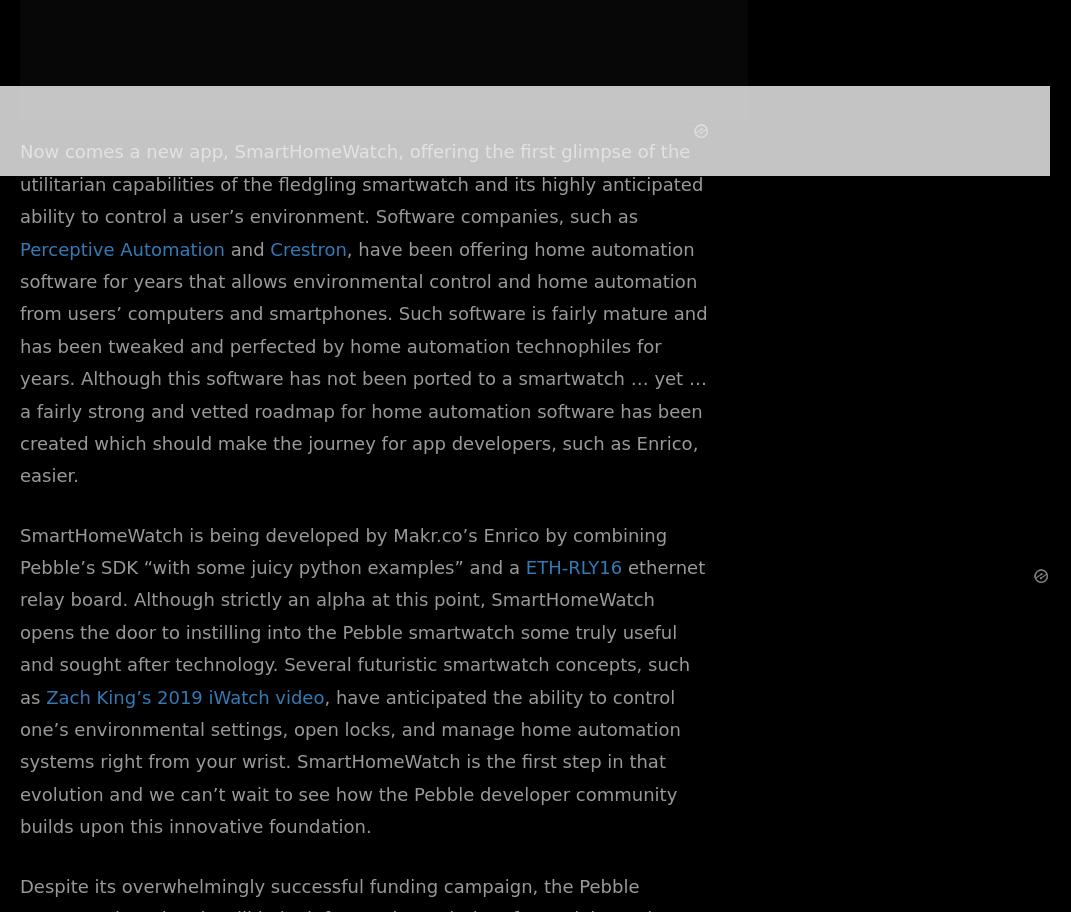 Image resolution: width=1071 pixels, height=912 pixels. I want to click on ', have anticipated the ability to control one’s environmental settings, open locks, and manage home automation systems right from your wrist. SmartHomeWatch is the first step in that evolution and we can’t wait to see how the Pebble developer community builds upon this innovative foundation.', so click(349, 761).